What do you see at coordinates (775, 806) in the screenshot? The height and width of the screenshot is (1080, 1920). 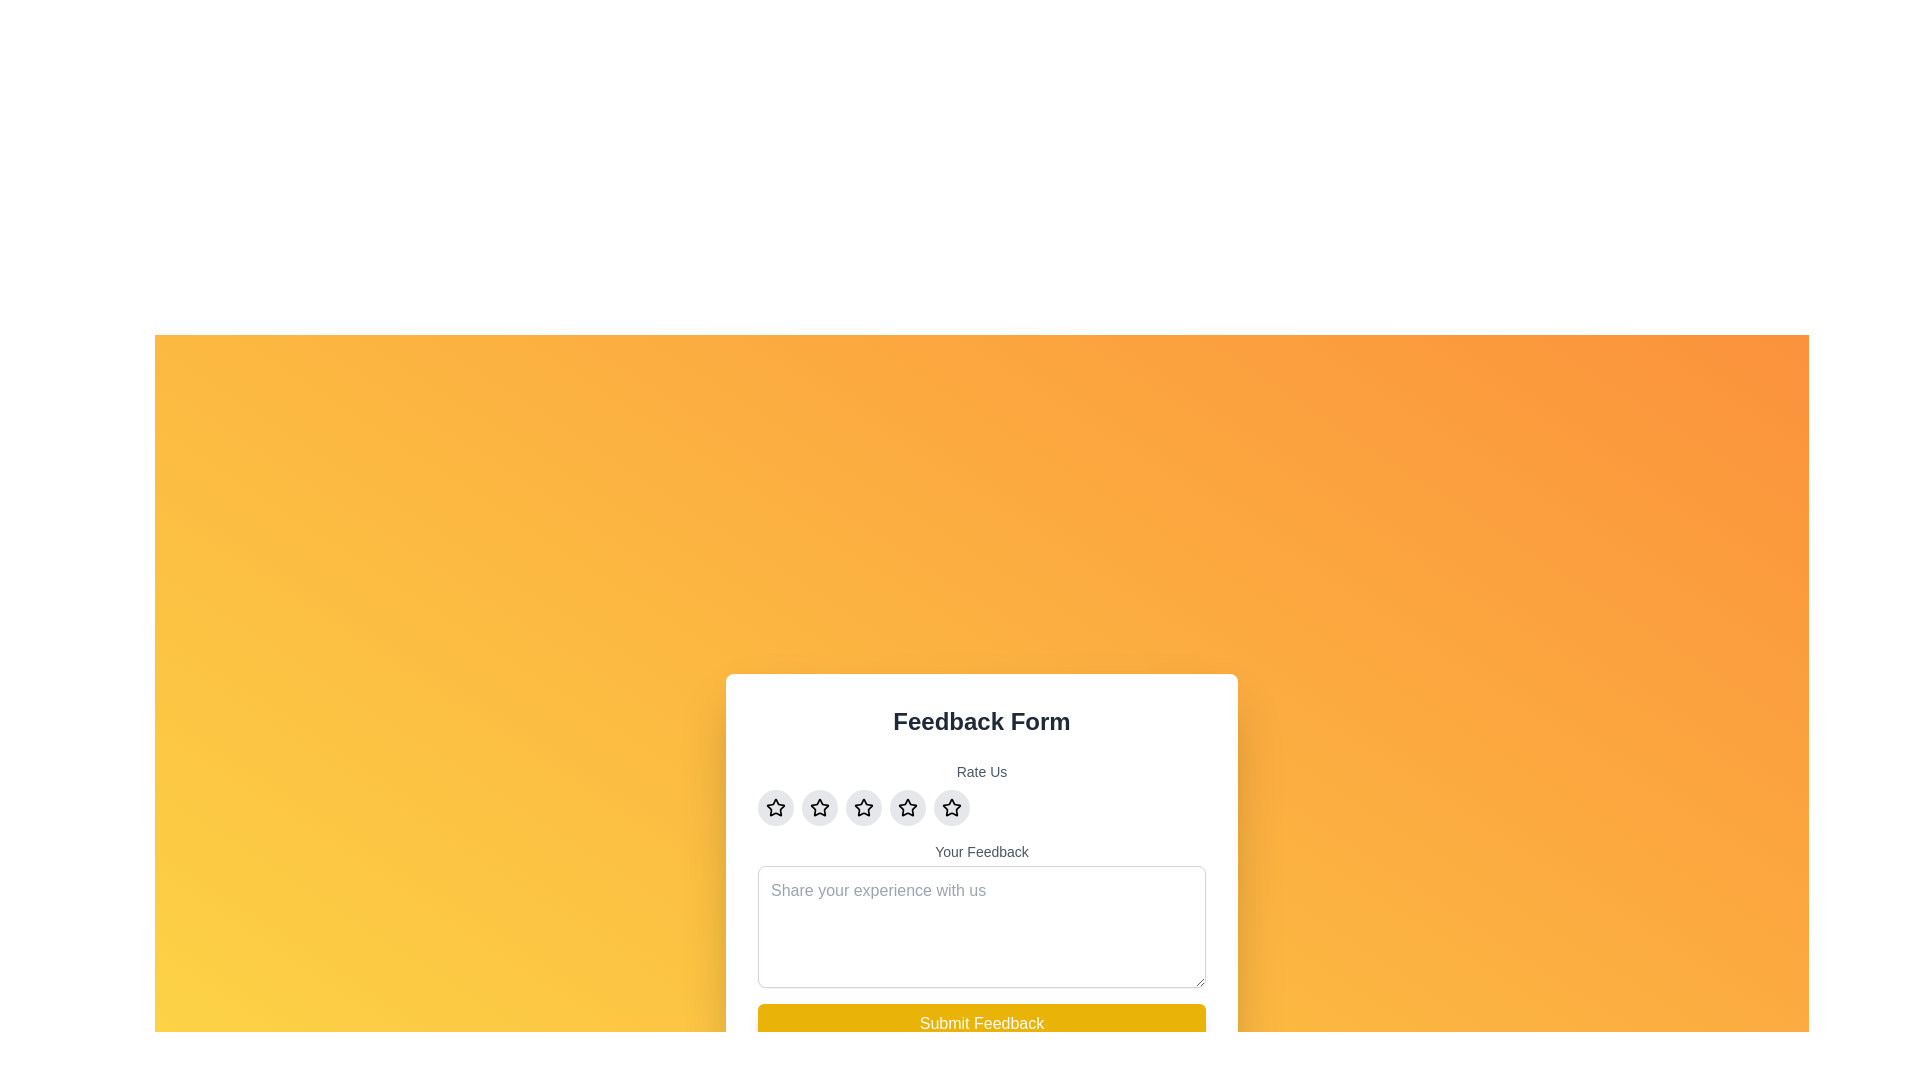 I see `the hollow star rating icon located above the 'Your Feedback' text area` at bounding box center [775, 806].